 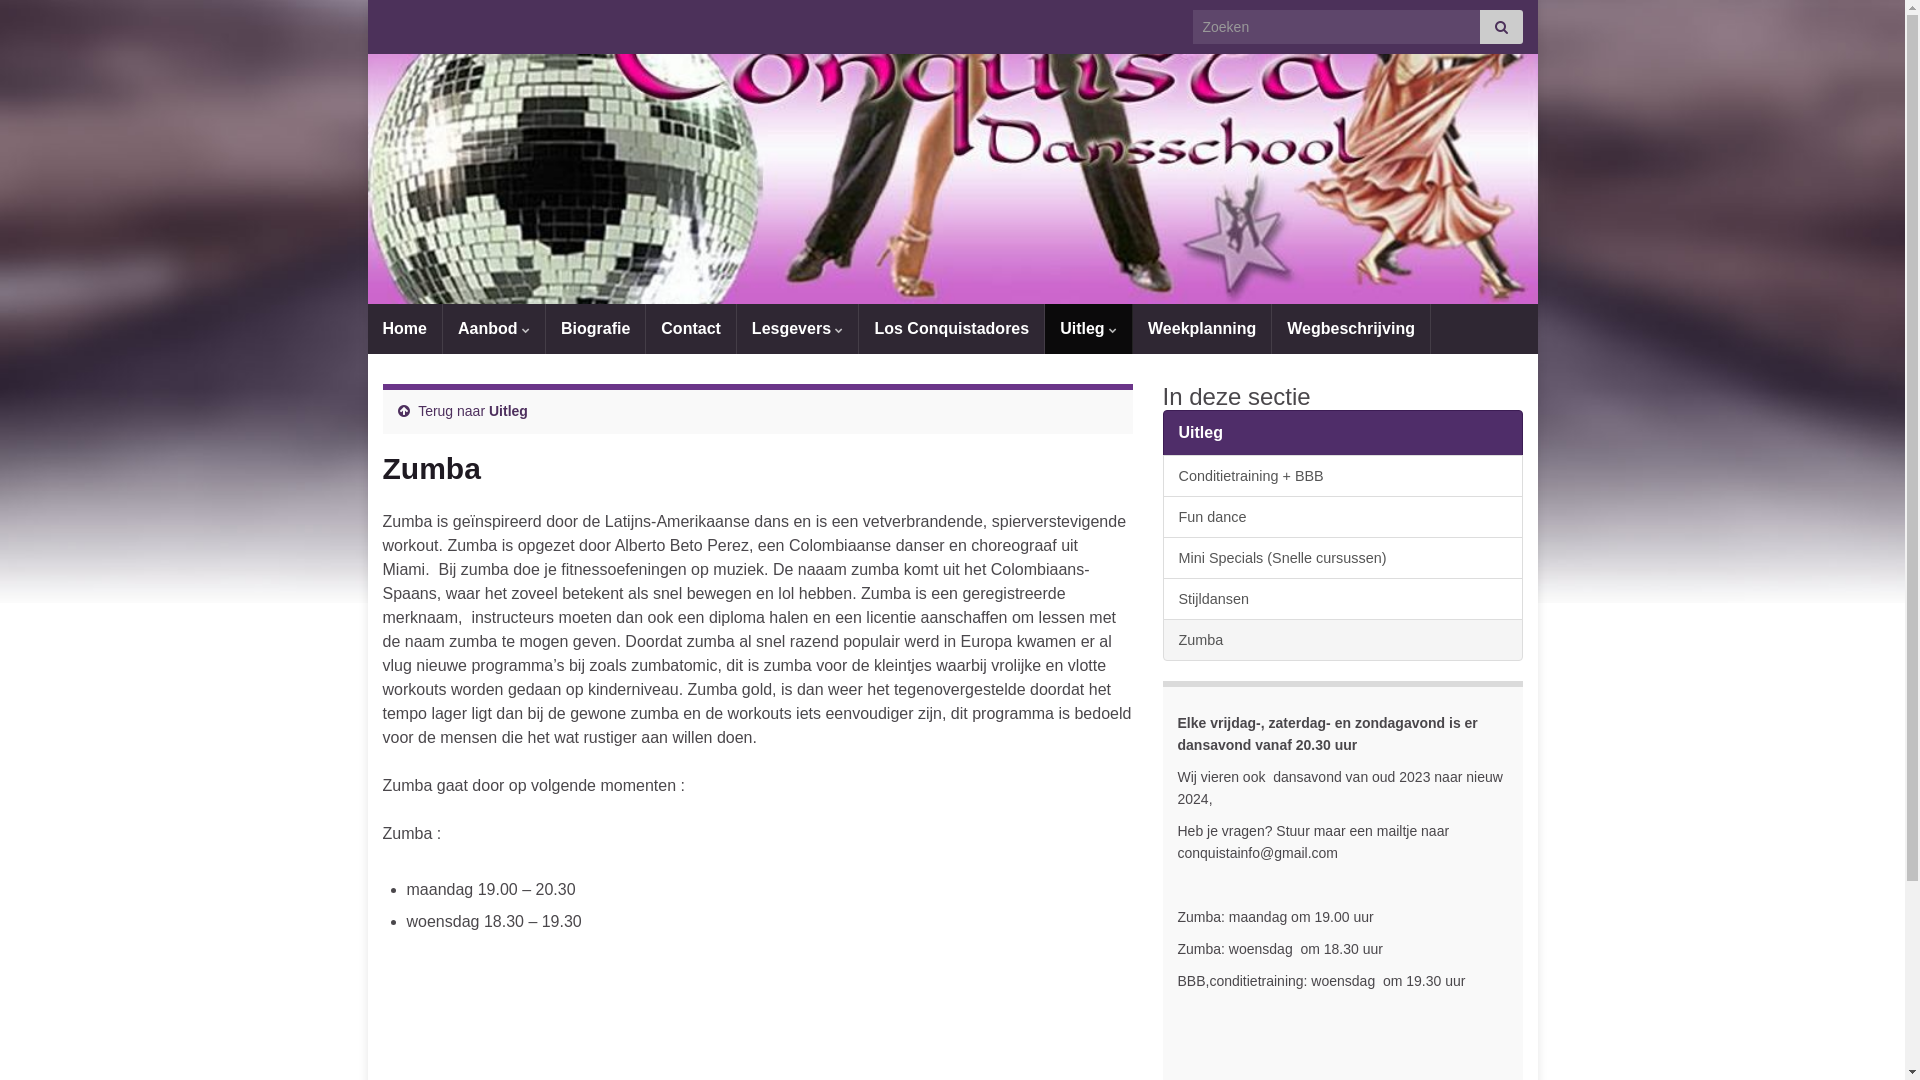 I want to click on 'Contact', so click(x=691, y=327).